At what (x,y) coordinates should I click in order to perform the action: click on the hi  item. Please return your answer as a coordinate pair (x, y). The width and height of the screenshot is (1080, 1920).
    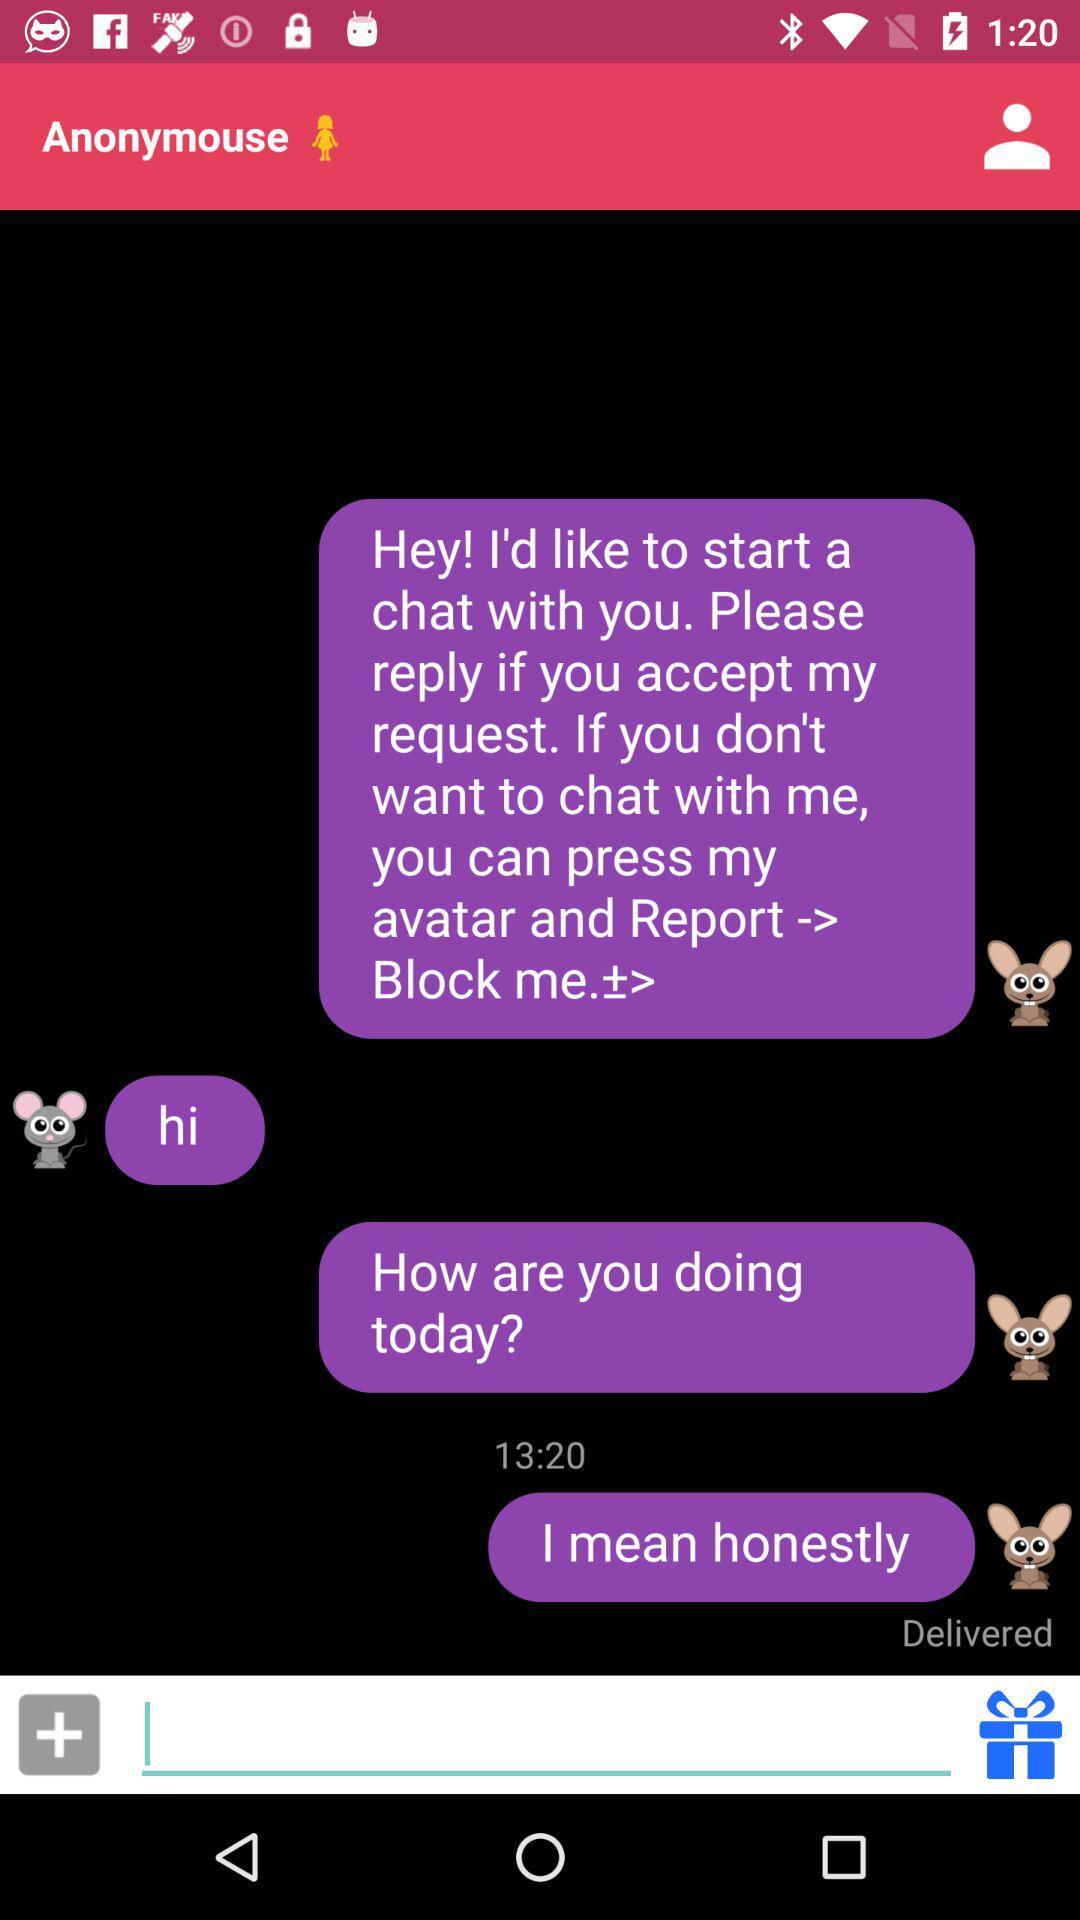
    Looking at the image, I should click on (184, 1130).